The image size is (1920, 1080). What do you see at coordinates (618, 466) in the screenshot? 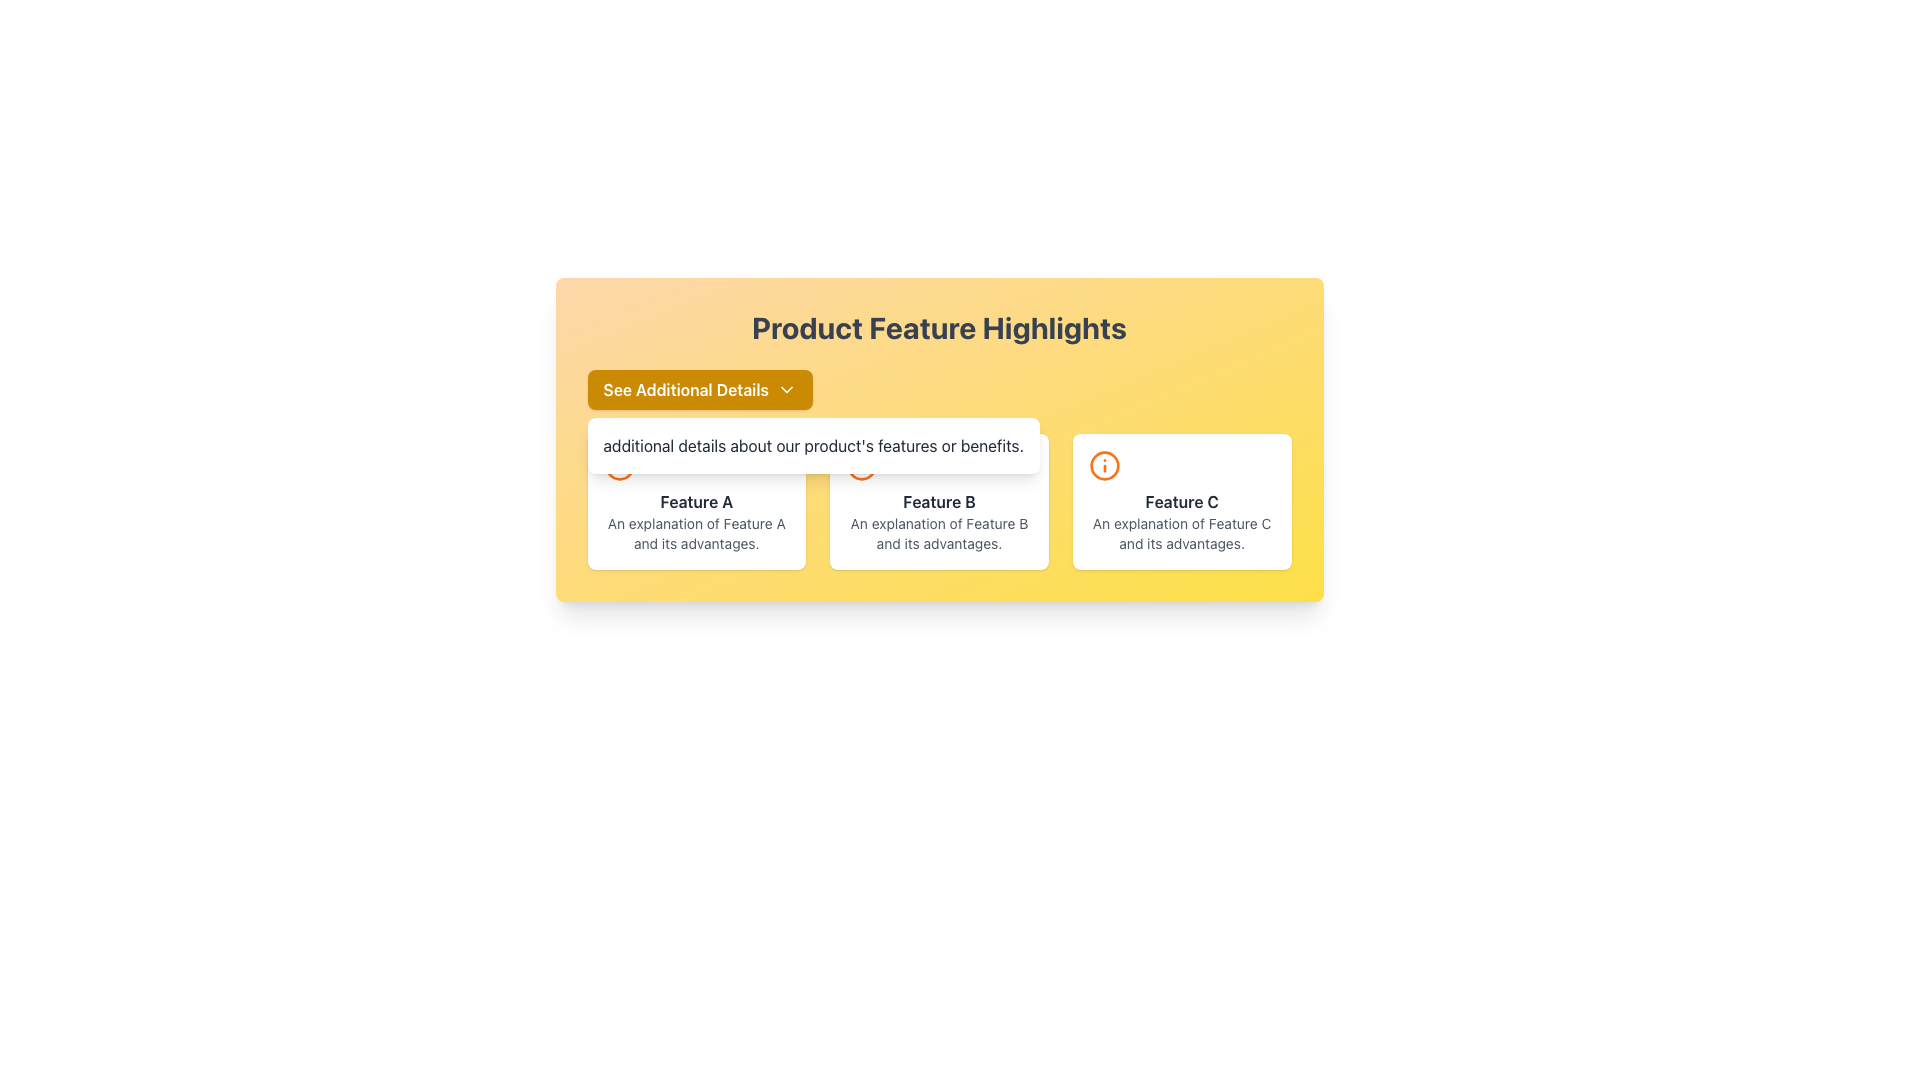
I see `the circular orange icon with an info symbol located in the top-left corner of the card titled 'Feature A'` at bounding box center [618, 466].